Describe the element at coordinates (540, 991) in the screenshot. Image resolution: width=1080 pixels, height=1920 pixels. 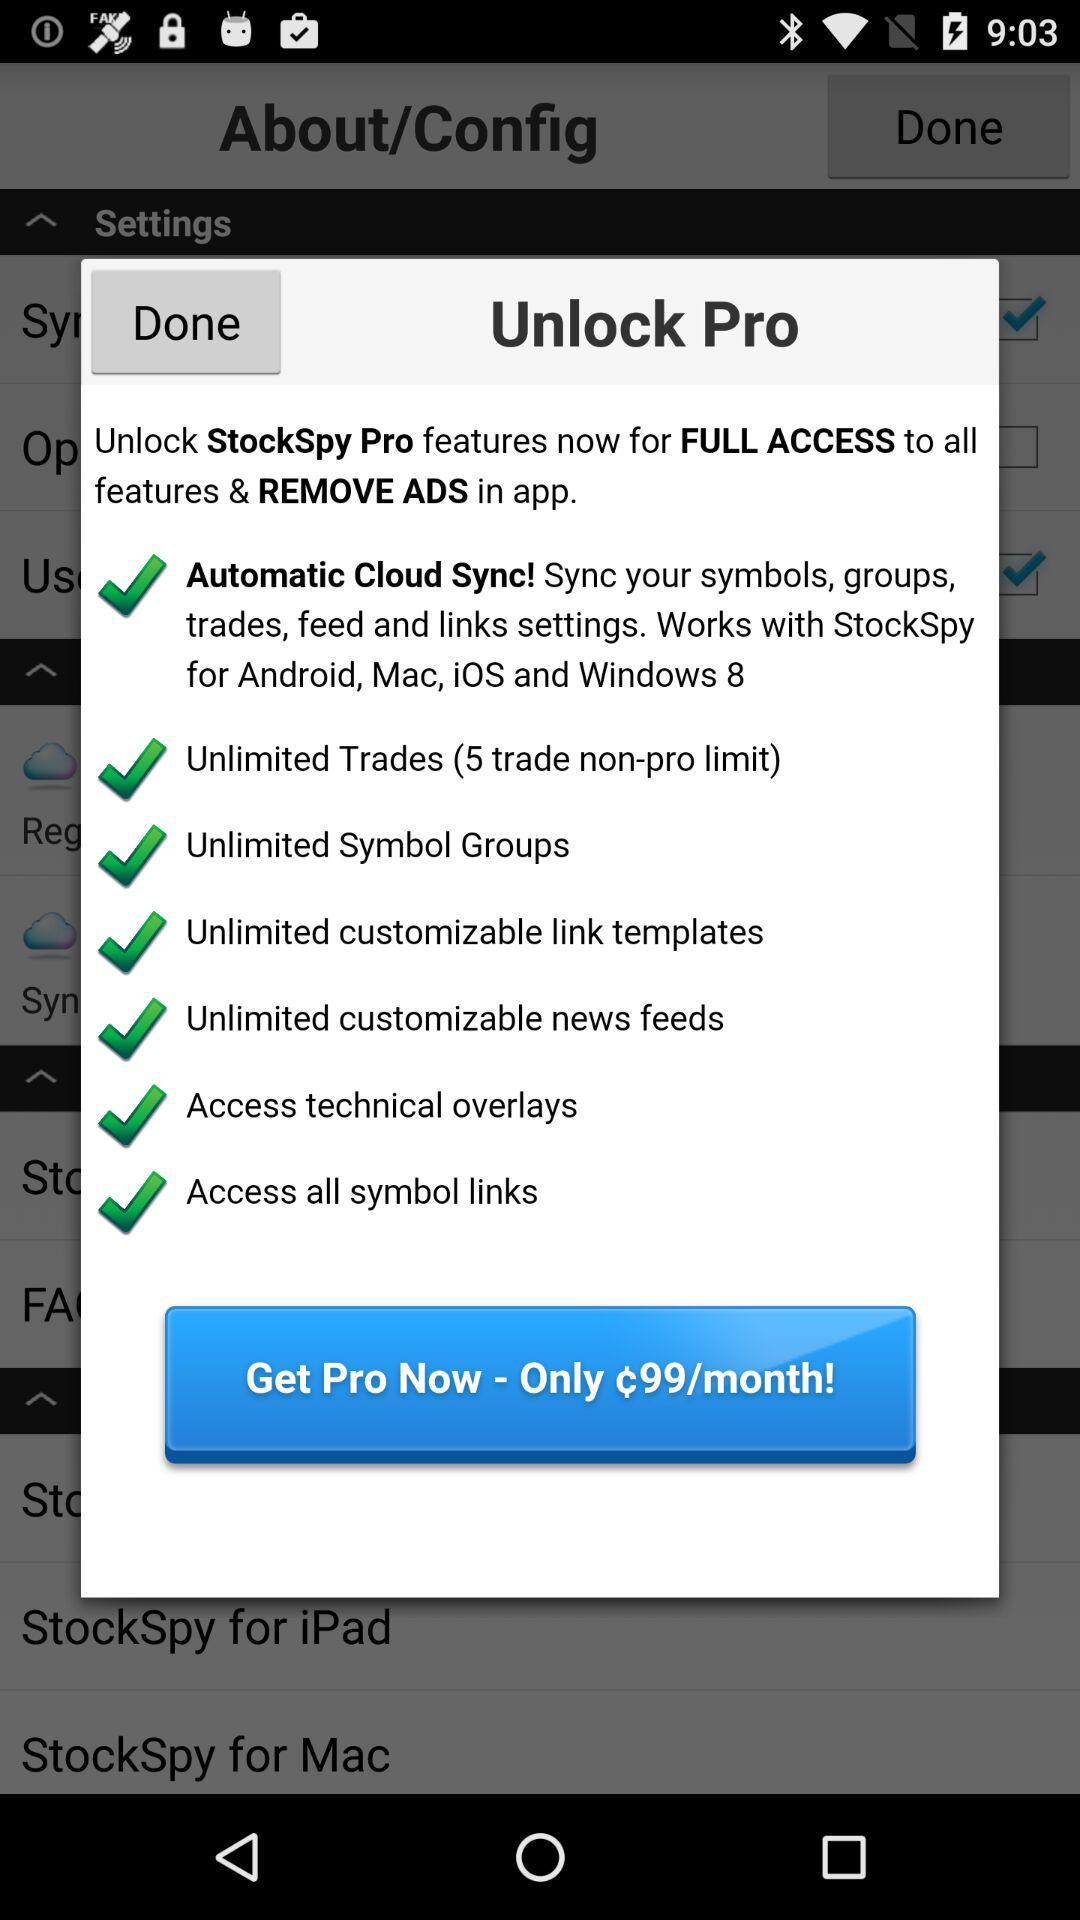
I see `order pro` at that location.